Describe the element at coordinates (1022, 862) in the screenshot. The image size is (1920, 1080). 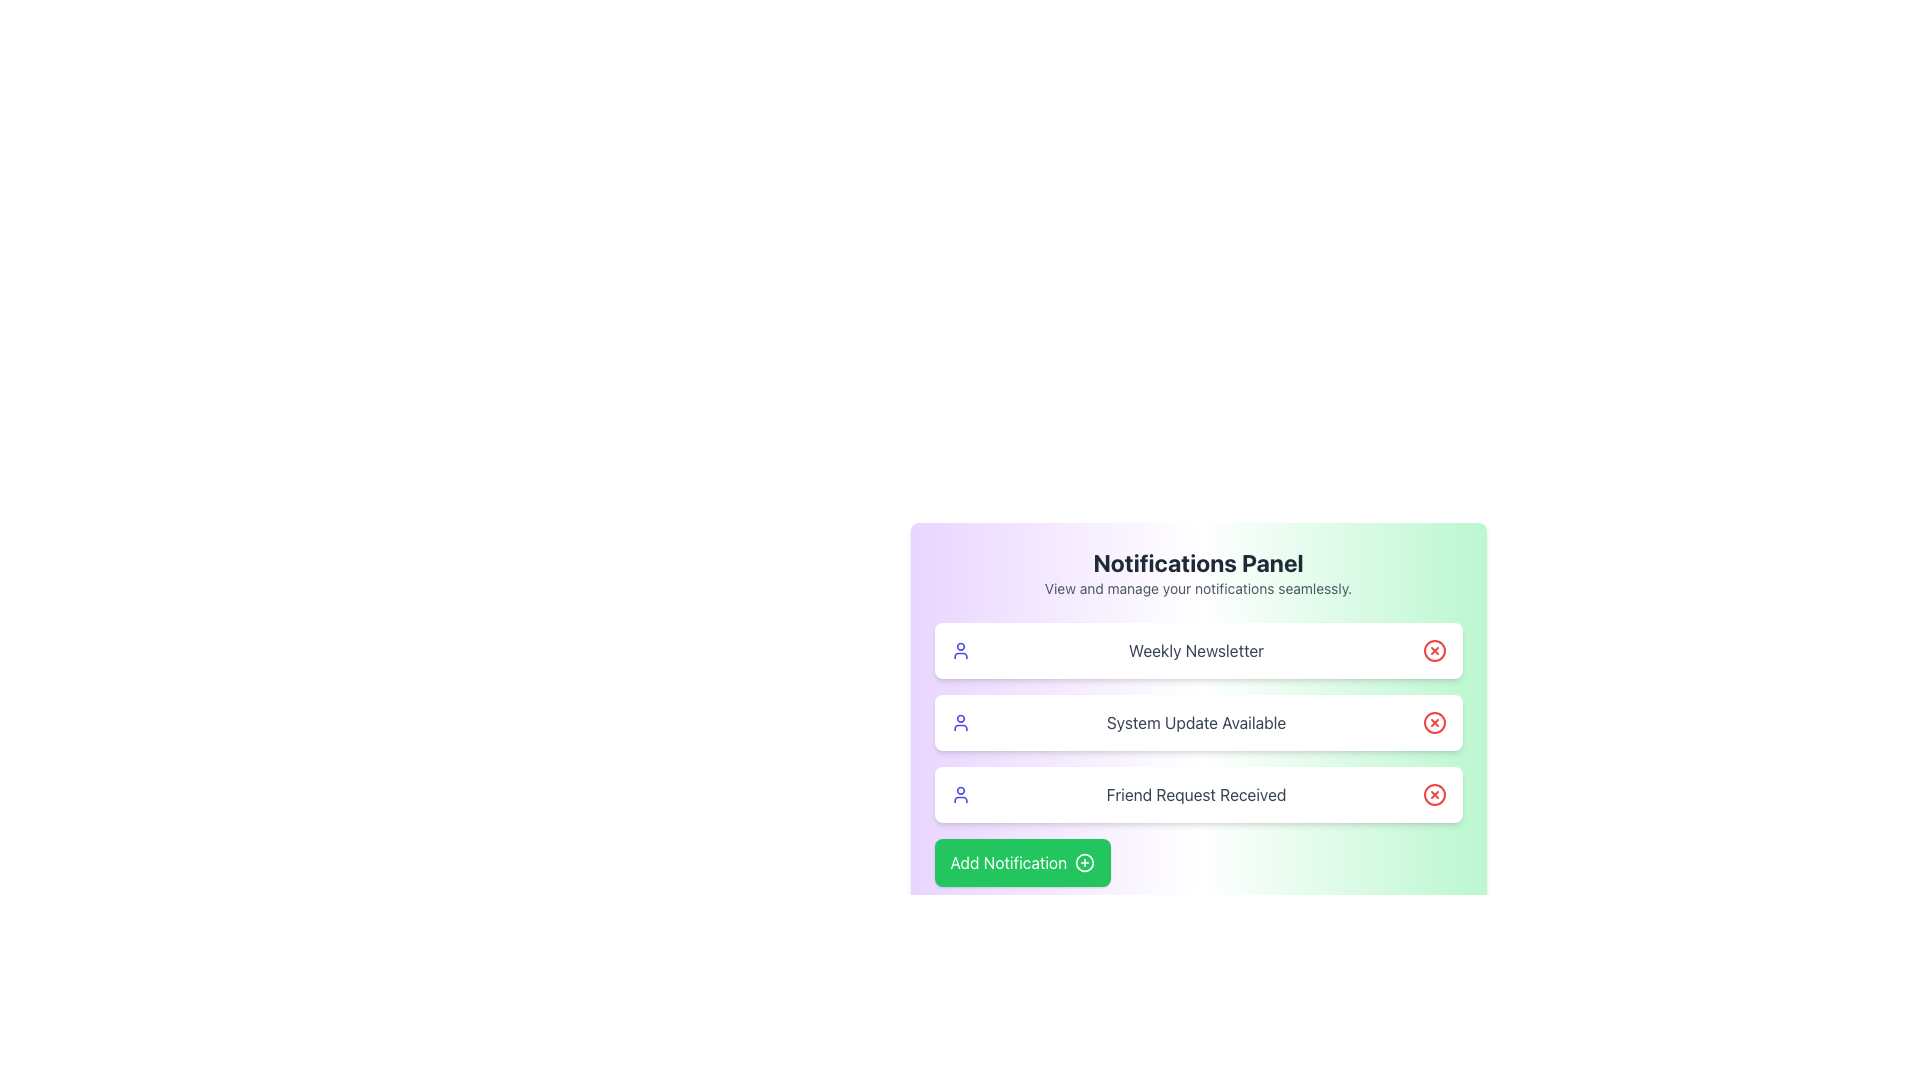
I see `the green rectangular button labeled 'Add Notification' at the bottom of the notifications panel to observe its color change` at that location.